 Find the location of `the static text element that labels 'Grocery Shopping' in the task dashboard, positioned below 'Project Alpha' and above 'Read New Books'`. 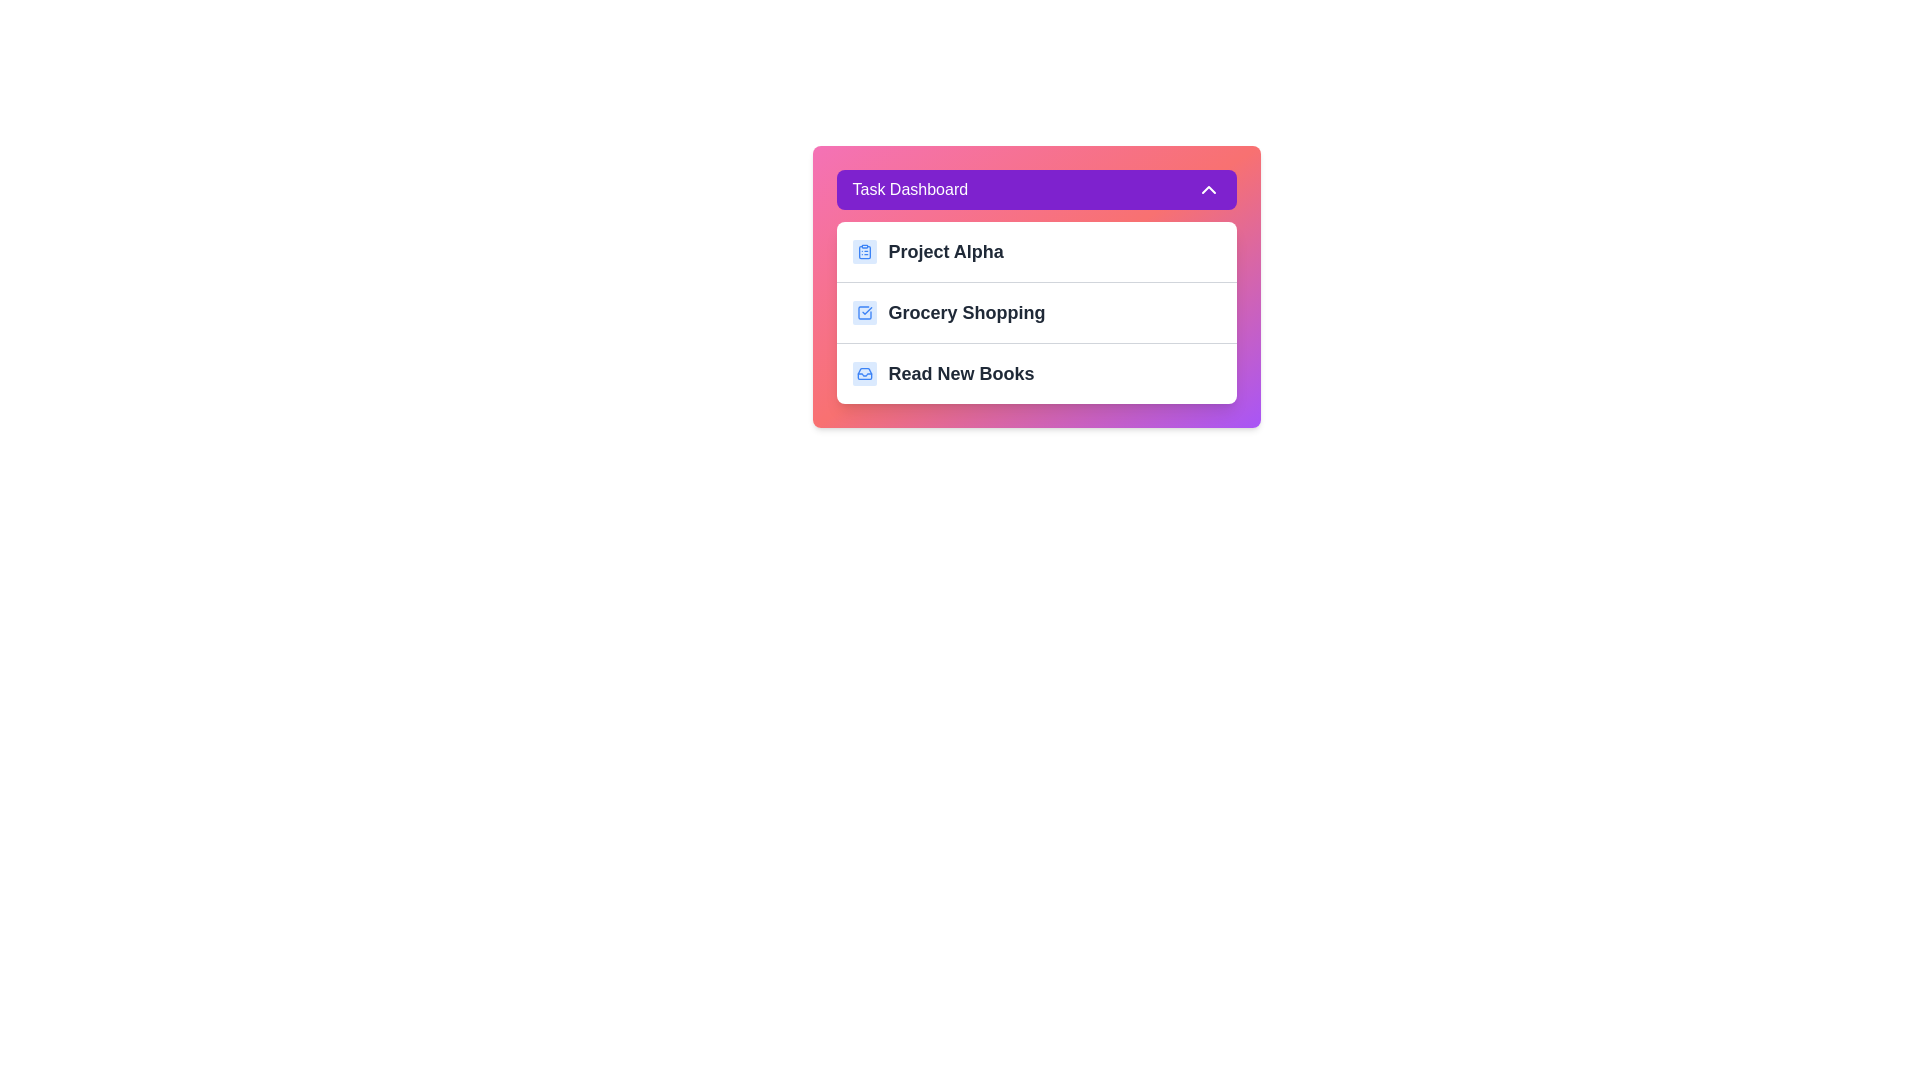

the static text element that labels 'Grocery Shopping' in the task dashboard, positioned below 'Project Alpha' and above 'Read New Books' is located at coordinates (967, 312).